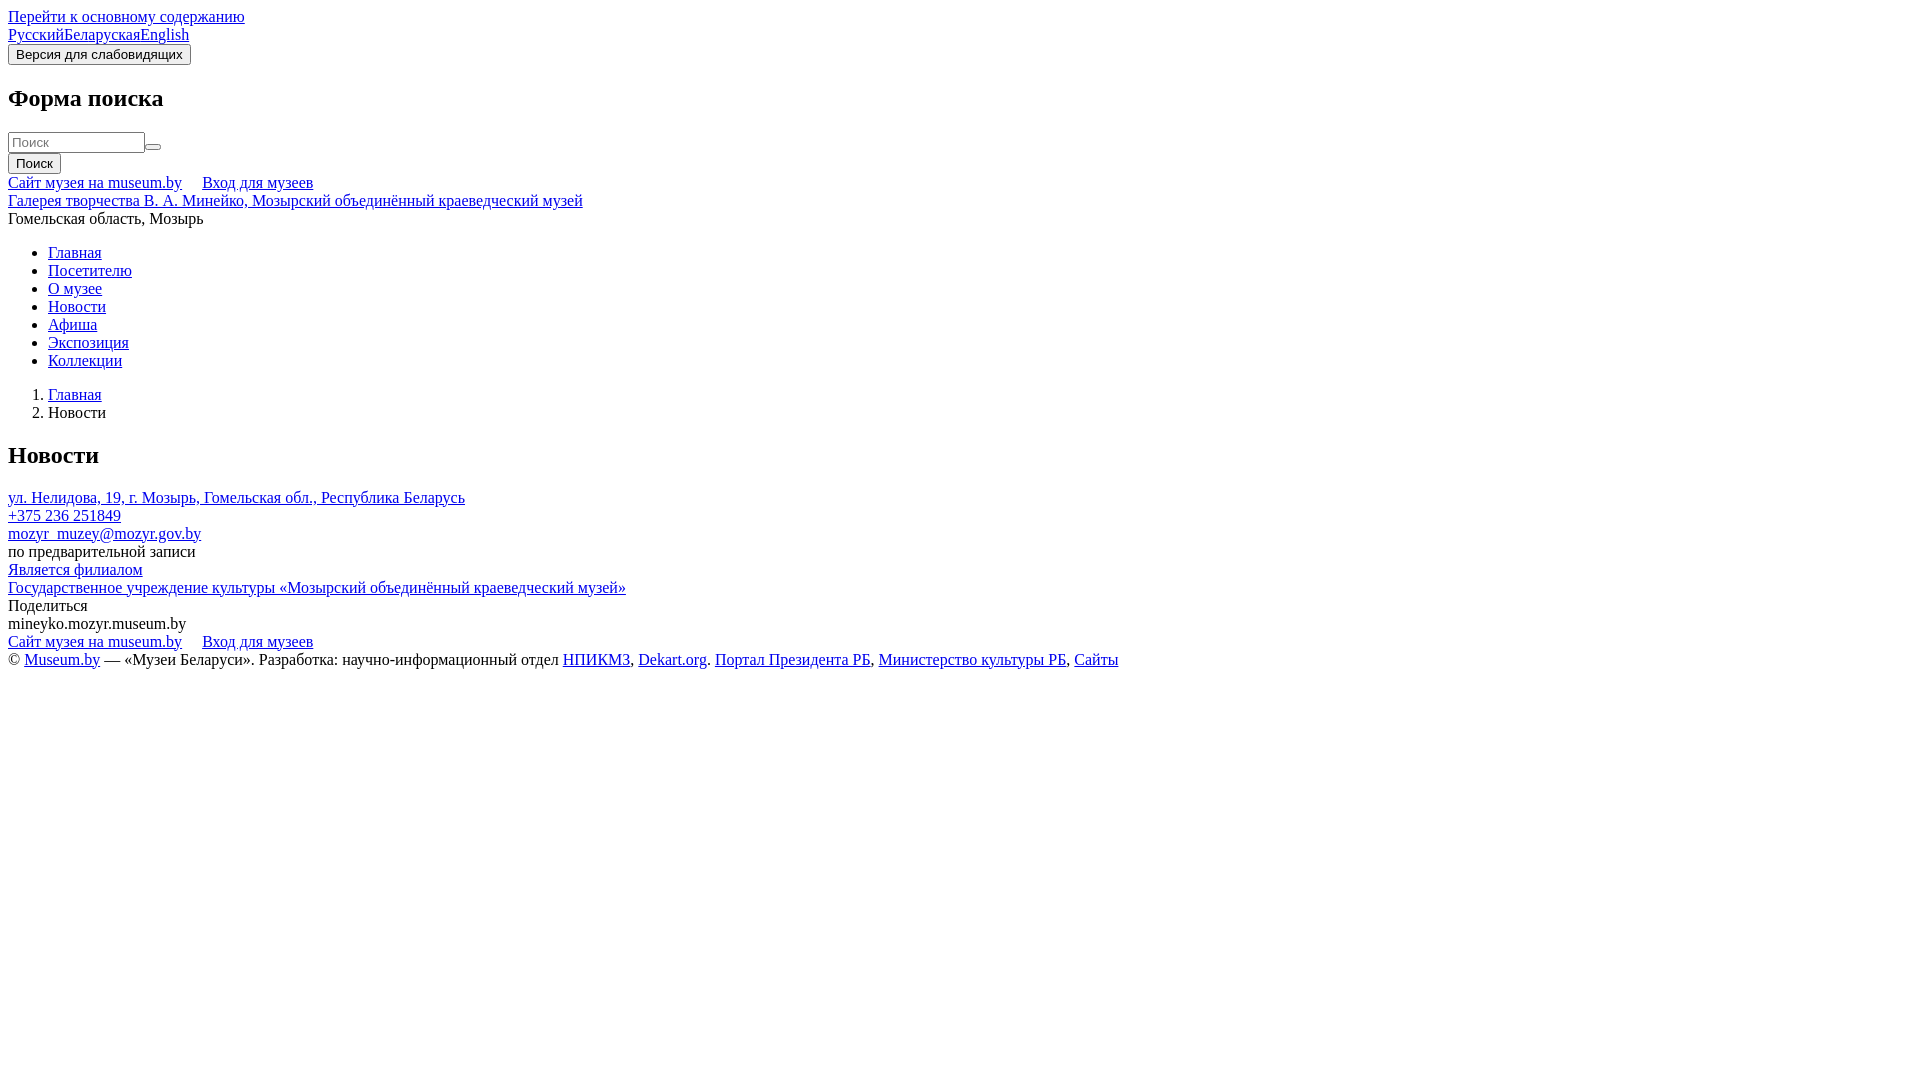  What do you see at coordinates (103, 532) in the screenshot?
I see `'mozyr_muzey@mozyr.gov.by'` at bounding box center [103, 532].